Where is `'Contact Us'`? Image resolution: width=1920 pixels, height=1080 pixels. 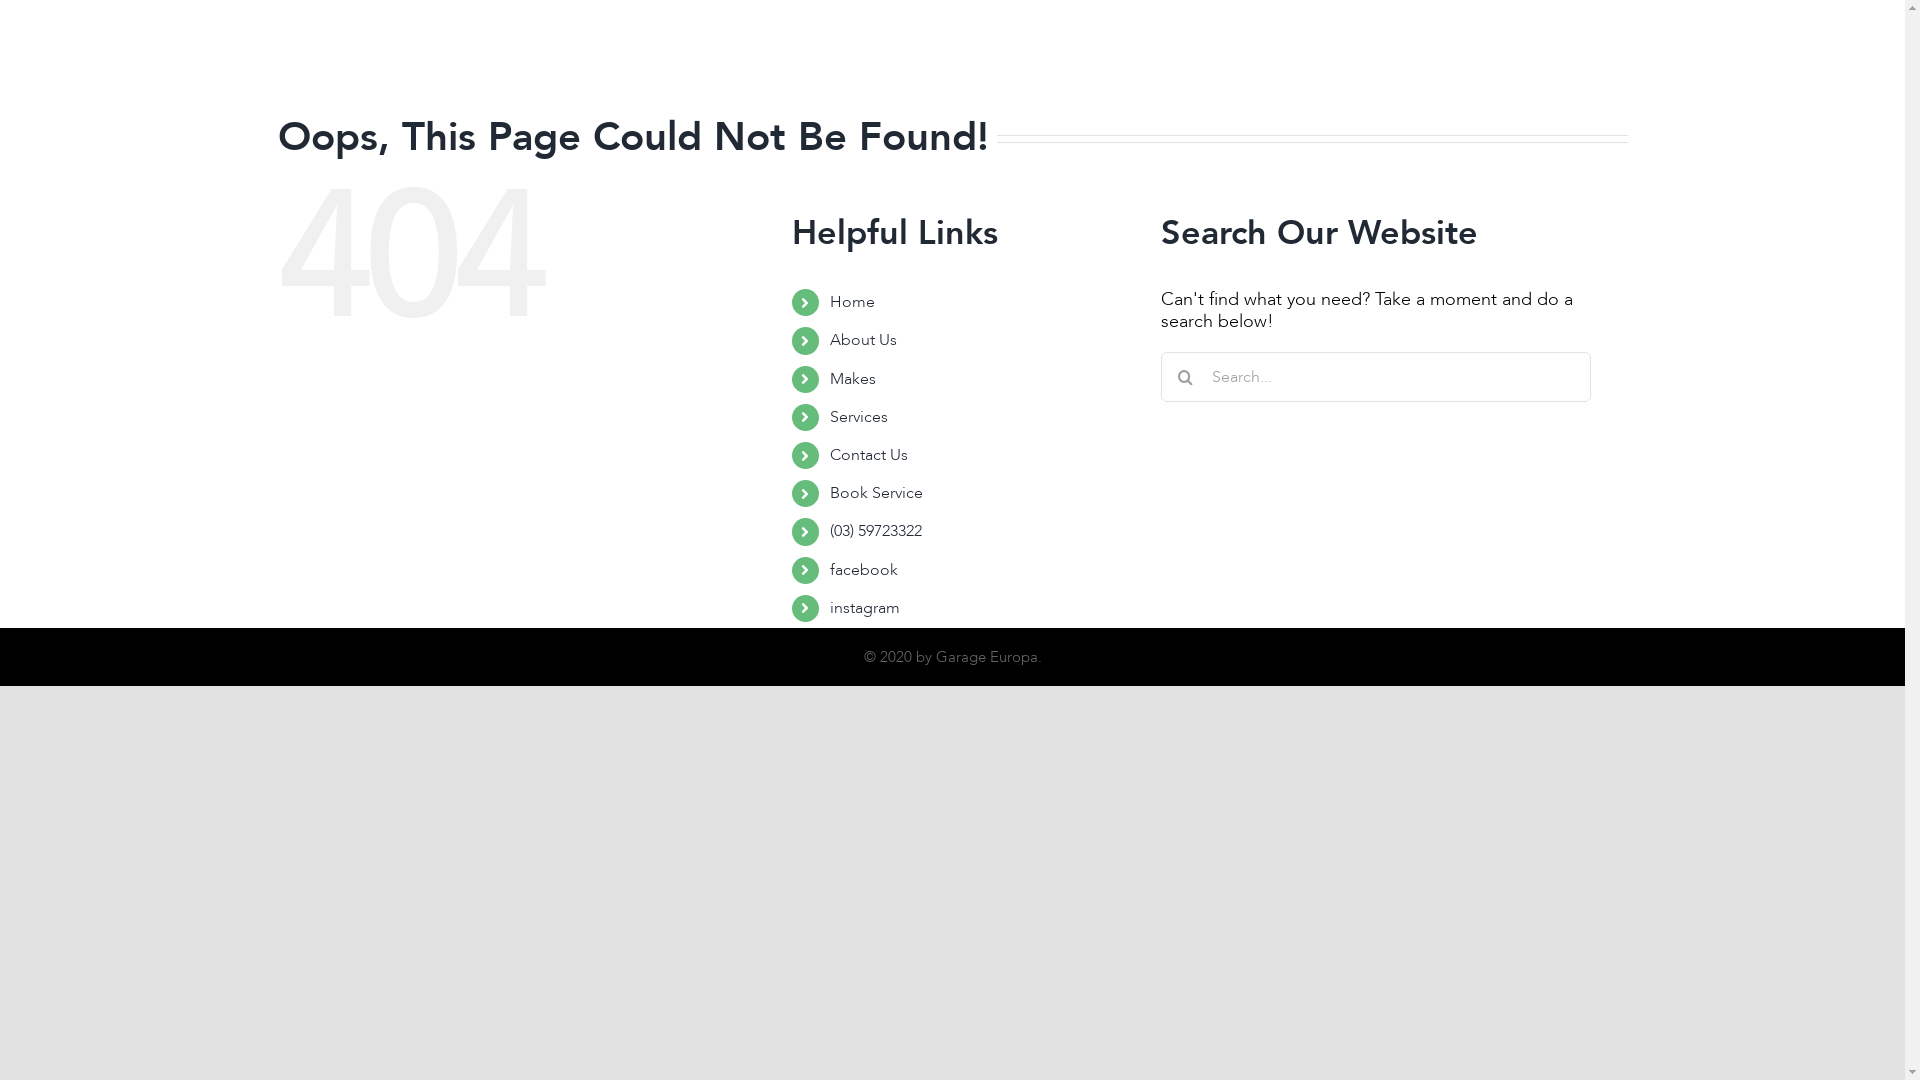
'Contact Us' is located at coordinates (868, 455).